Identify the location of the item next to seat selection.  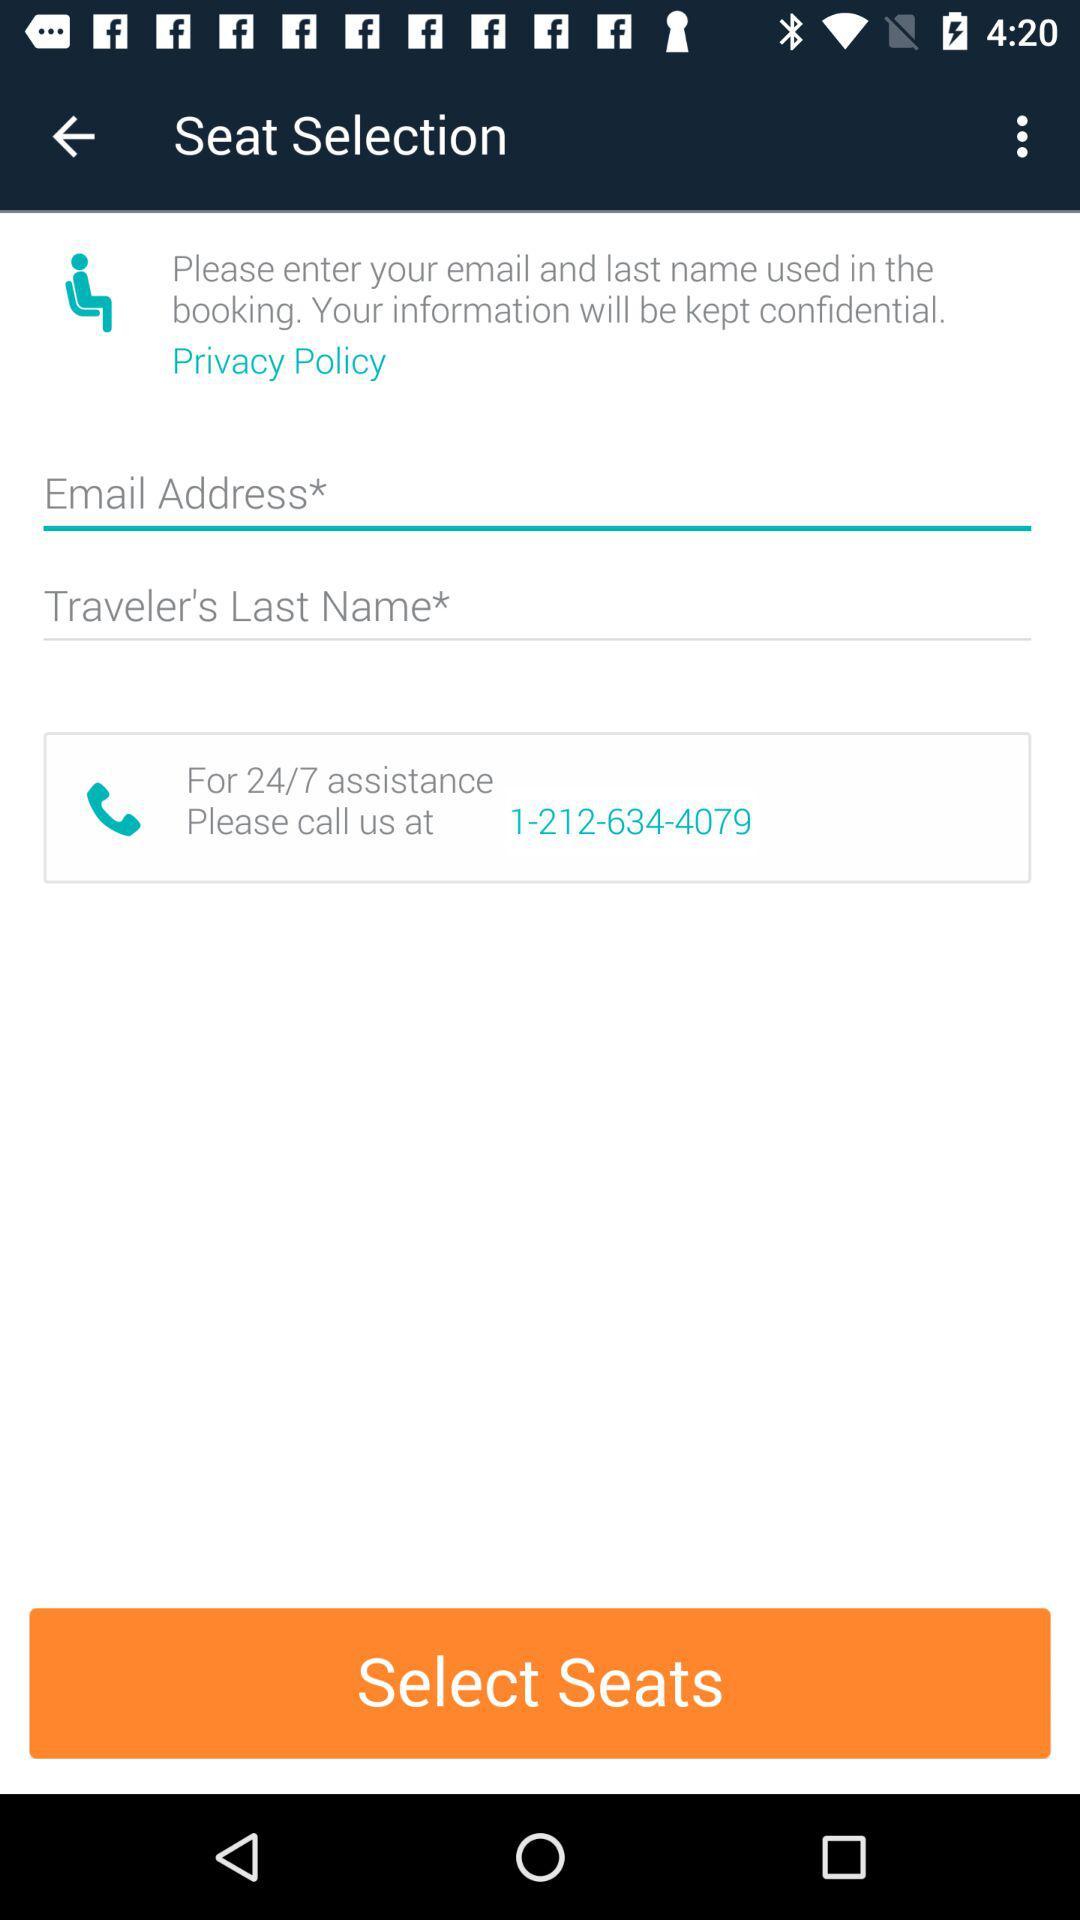
(72, 135).